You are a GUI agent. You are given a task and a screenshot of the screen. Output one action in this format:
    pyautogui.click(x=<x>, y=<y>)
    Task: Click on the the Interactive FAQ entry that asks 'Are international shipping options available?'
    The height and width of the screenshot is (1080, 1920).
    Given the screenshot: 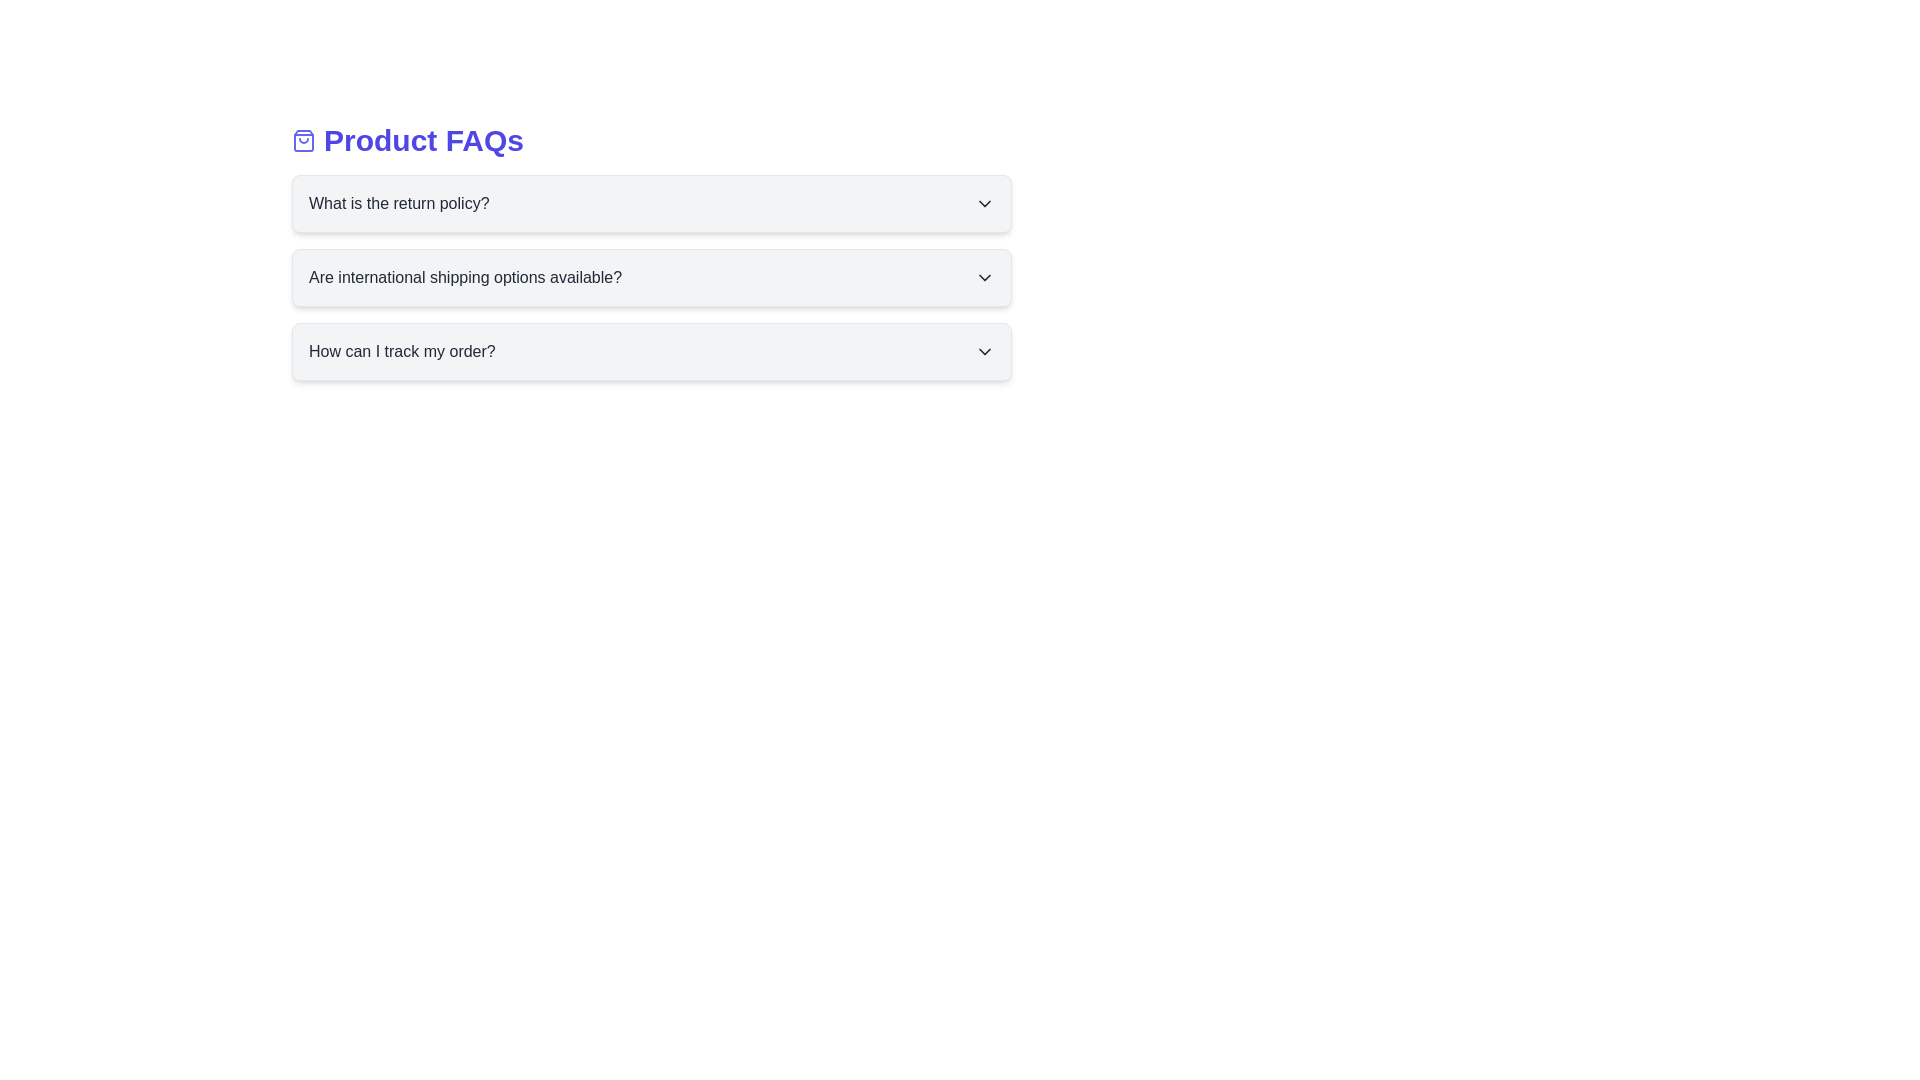 What is the action you would take?
    pyautogui.click(x=652, y=250)
    